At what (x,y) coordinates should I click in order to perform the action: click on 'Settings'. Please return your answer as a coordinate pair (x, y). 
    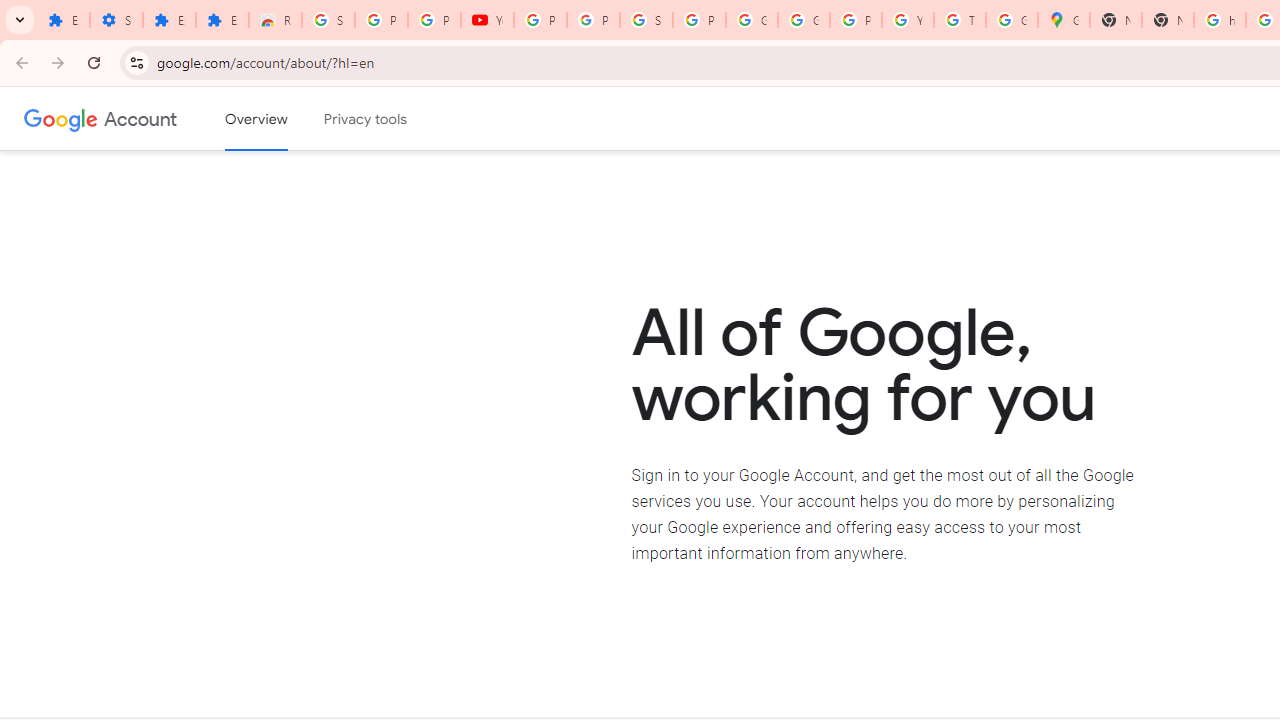
    Looking at the image, I should click on (115, 20).